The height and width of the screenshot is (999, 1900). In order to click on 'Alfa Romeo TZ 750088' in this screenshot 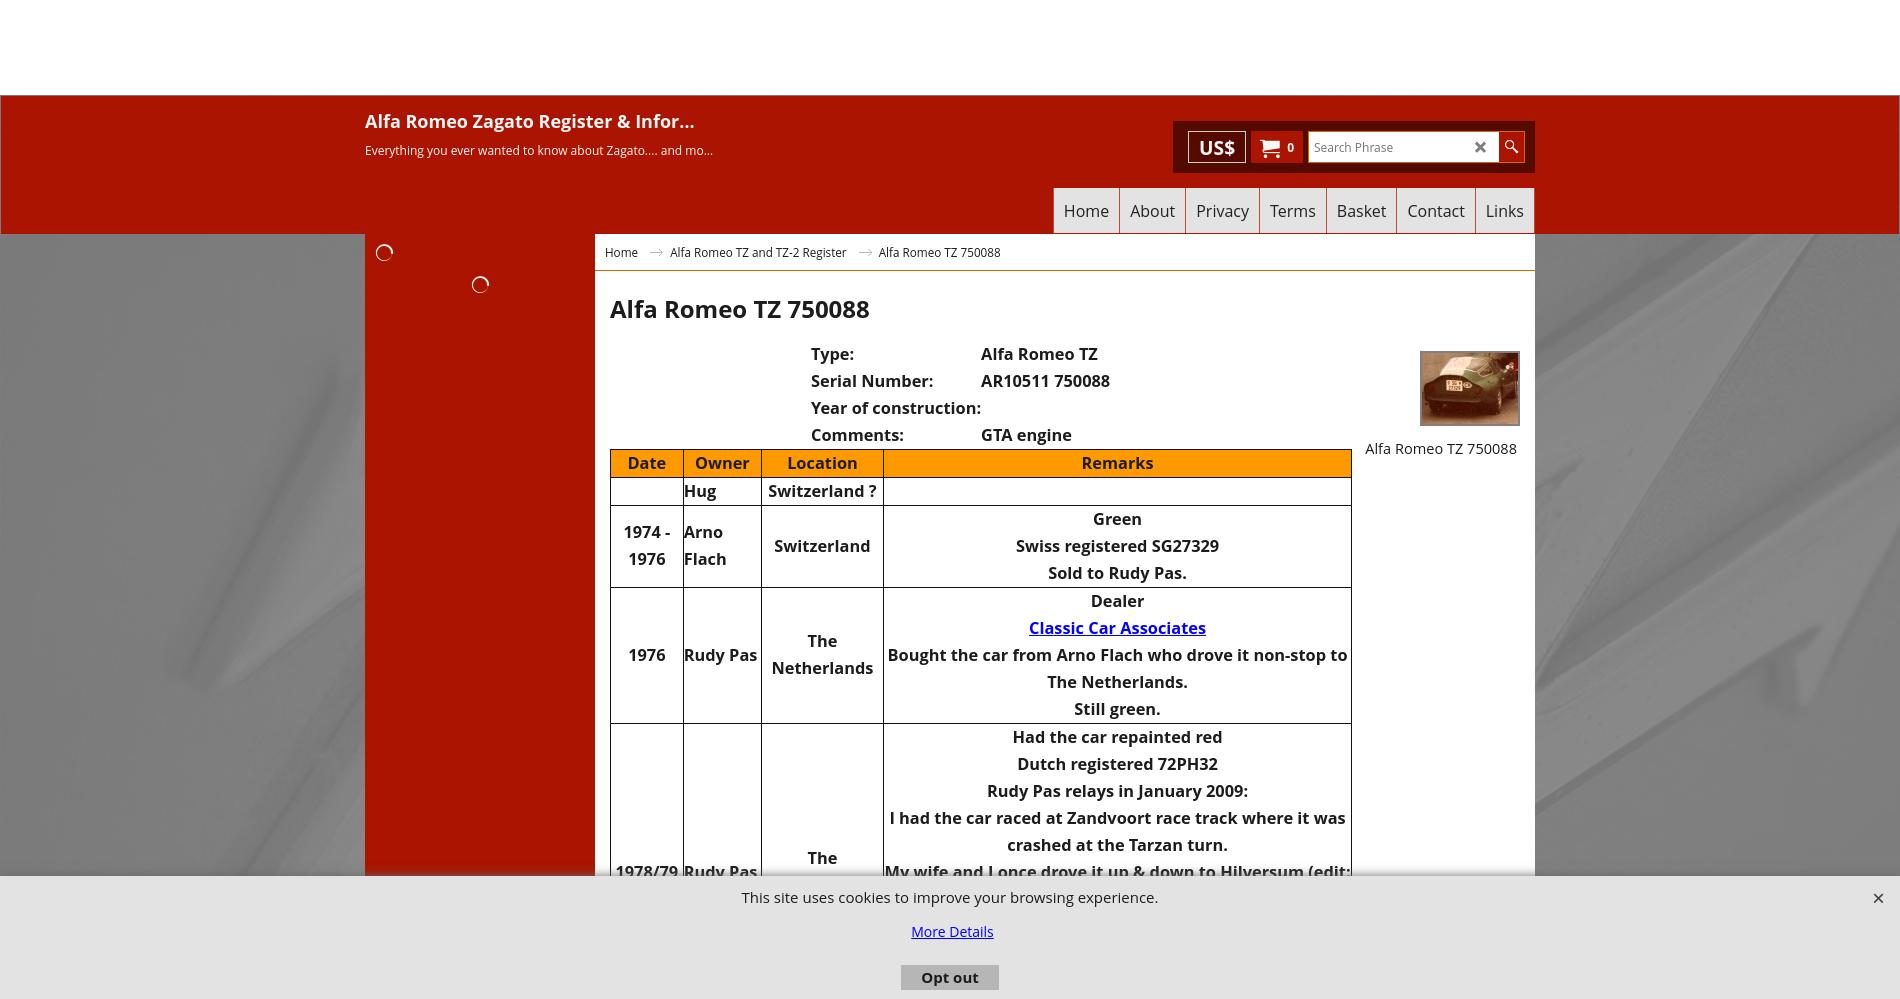, I will do `click(937, 252)`.